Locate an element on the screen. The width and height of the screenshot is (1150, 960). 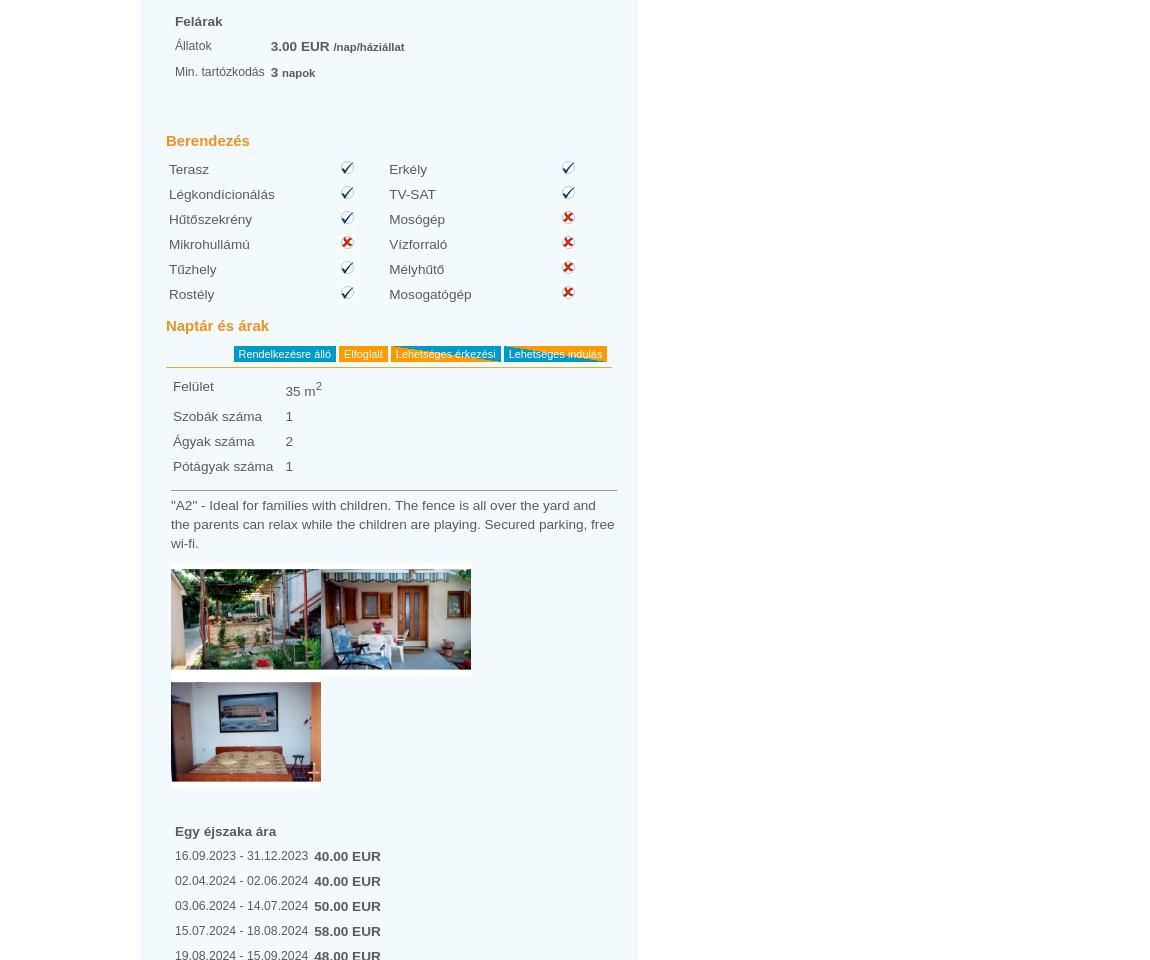
'12 / 2023' is located at coordinates (388, 717).